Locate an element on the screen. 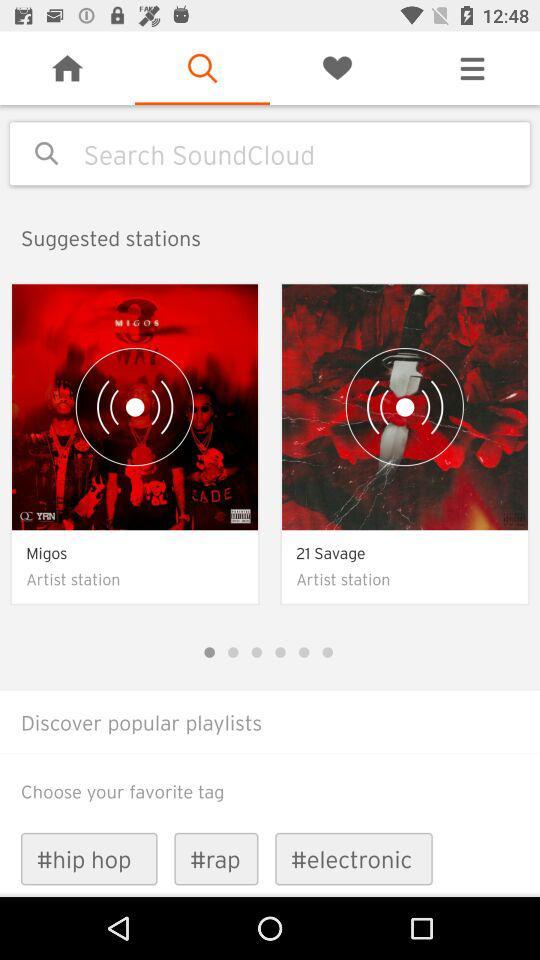  the item above the choose your favorite icon is located at coordinates (270, 752).